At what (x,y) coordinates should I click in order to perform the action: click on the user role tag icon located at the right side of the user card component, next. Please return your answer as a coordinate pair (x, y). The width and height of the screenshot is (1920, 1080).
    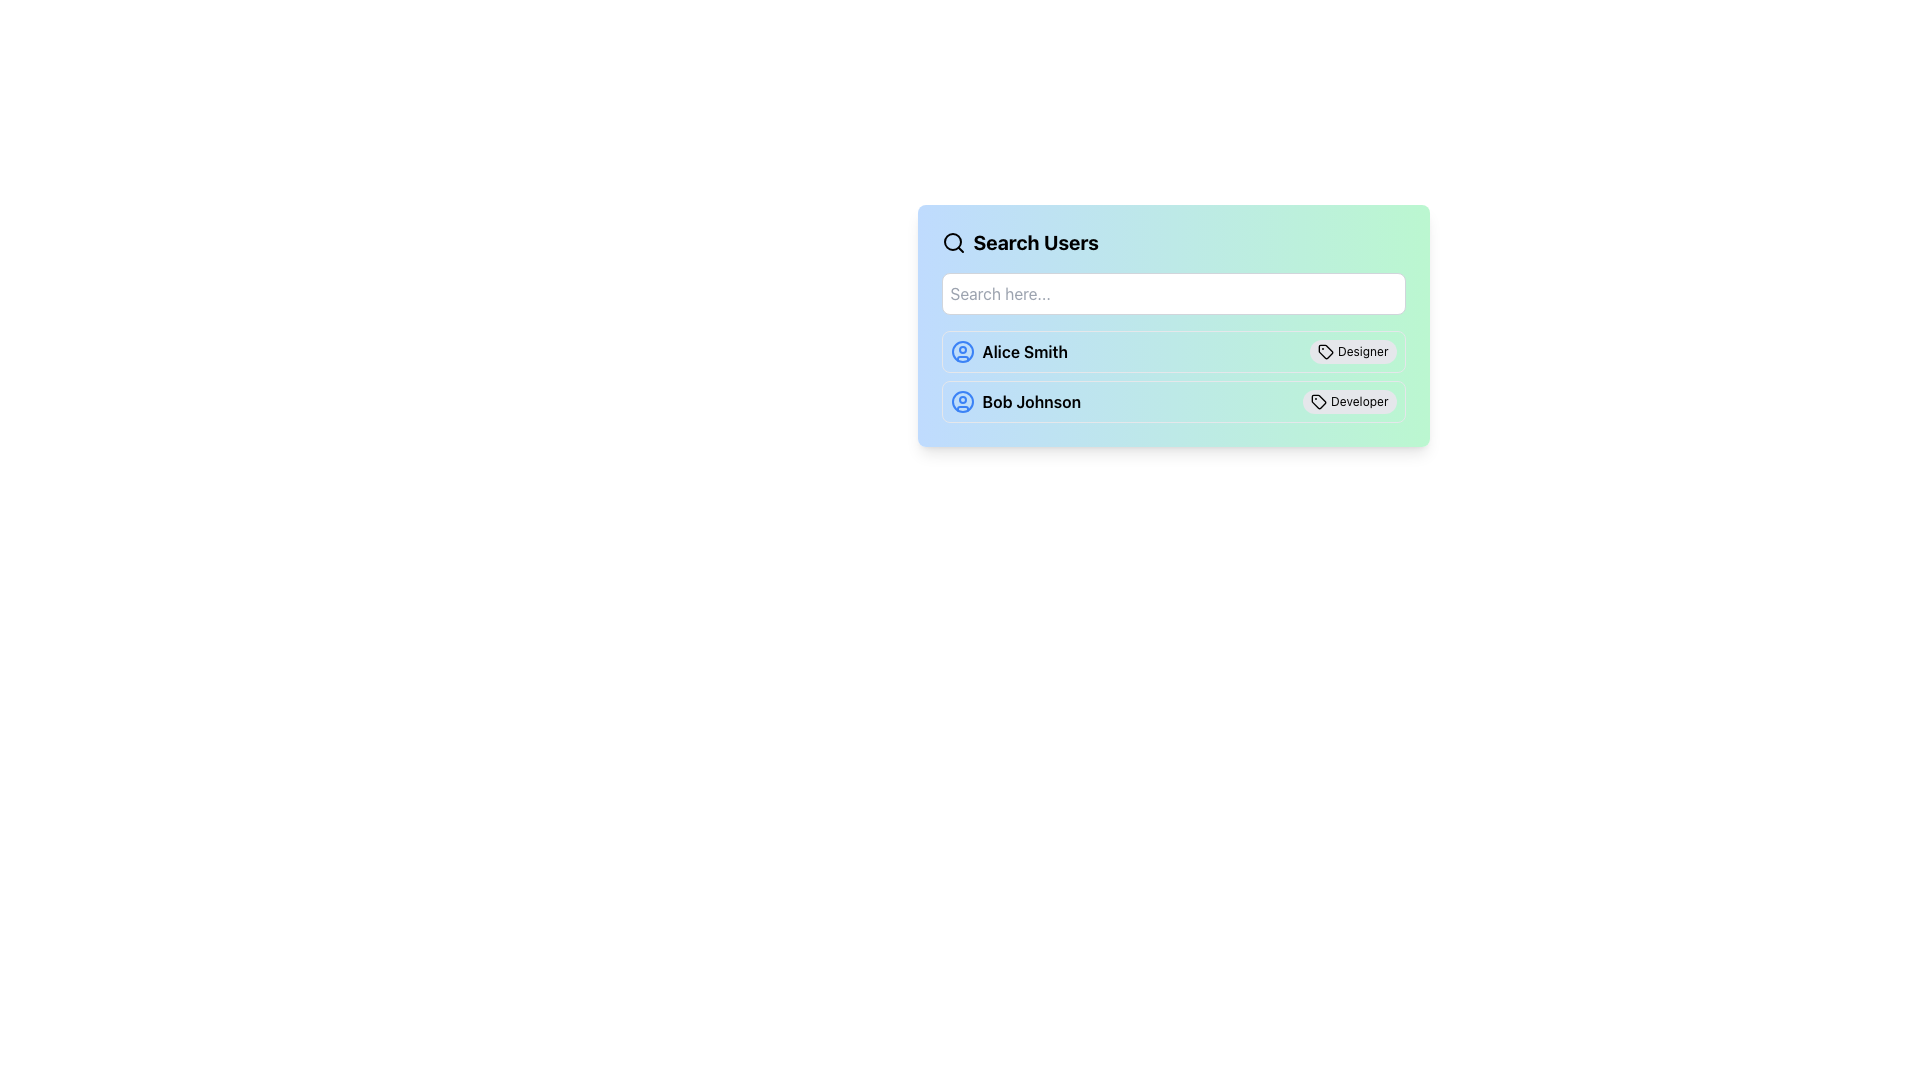
    Looking at the image, I should click on (1325, 350).